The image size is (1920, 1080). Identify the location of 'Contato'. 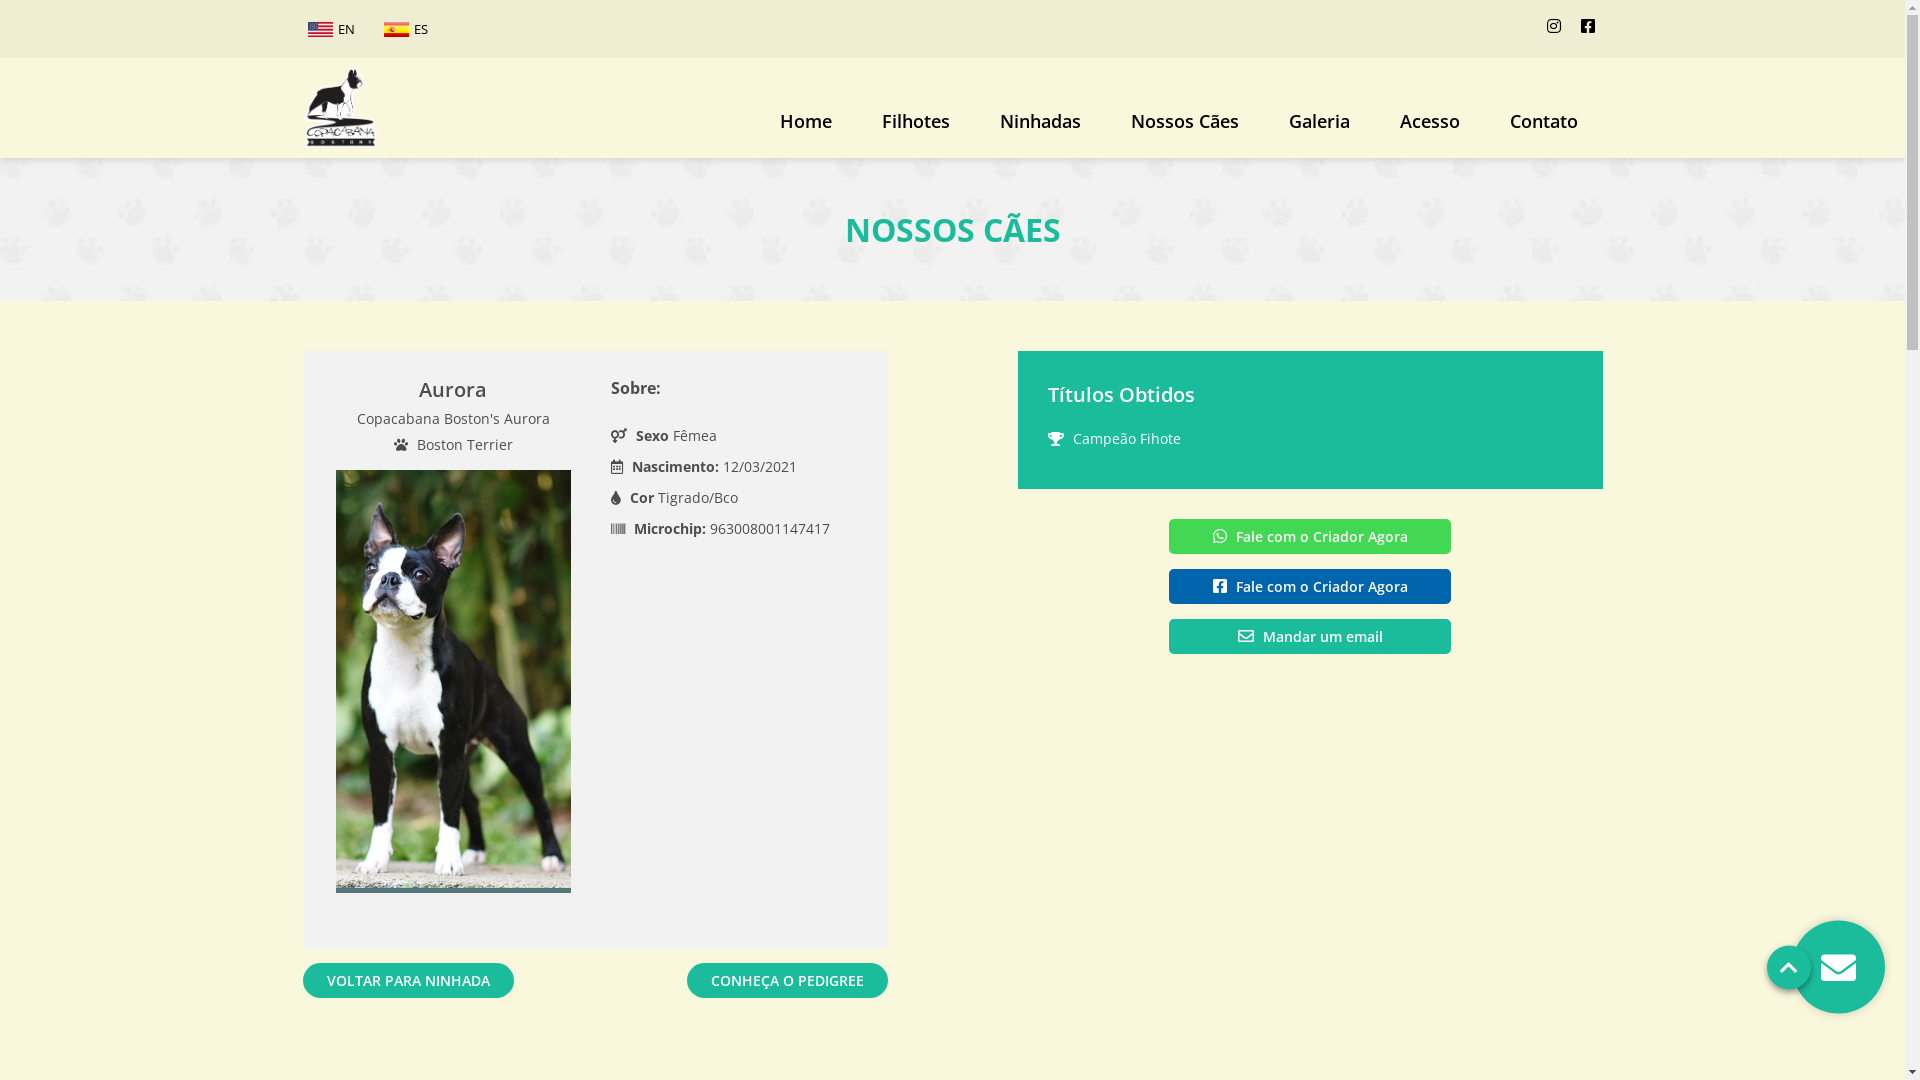
(1541, 128).